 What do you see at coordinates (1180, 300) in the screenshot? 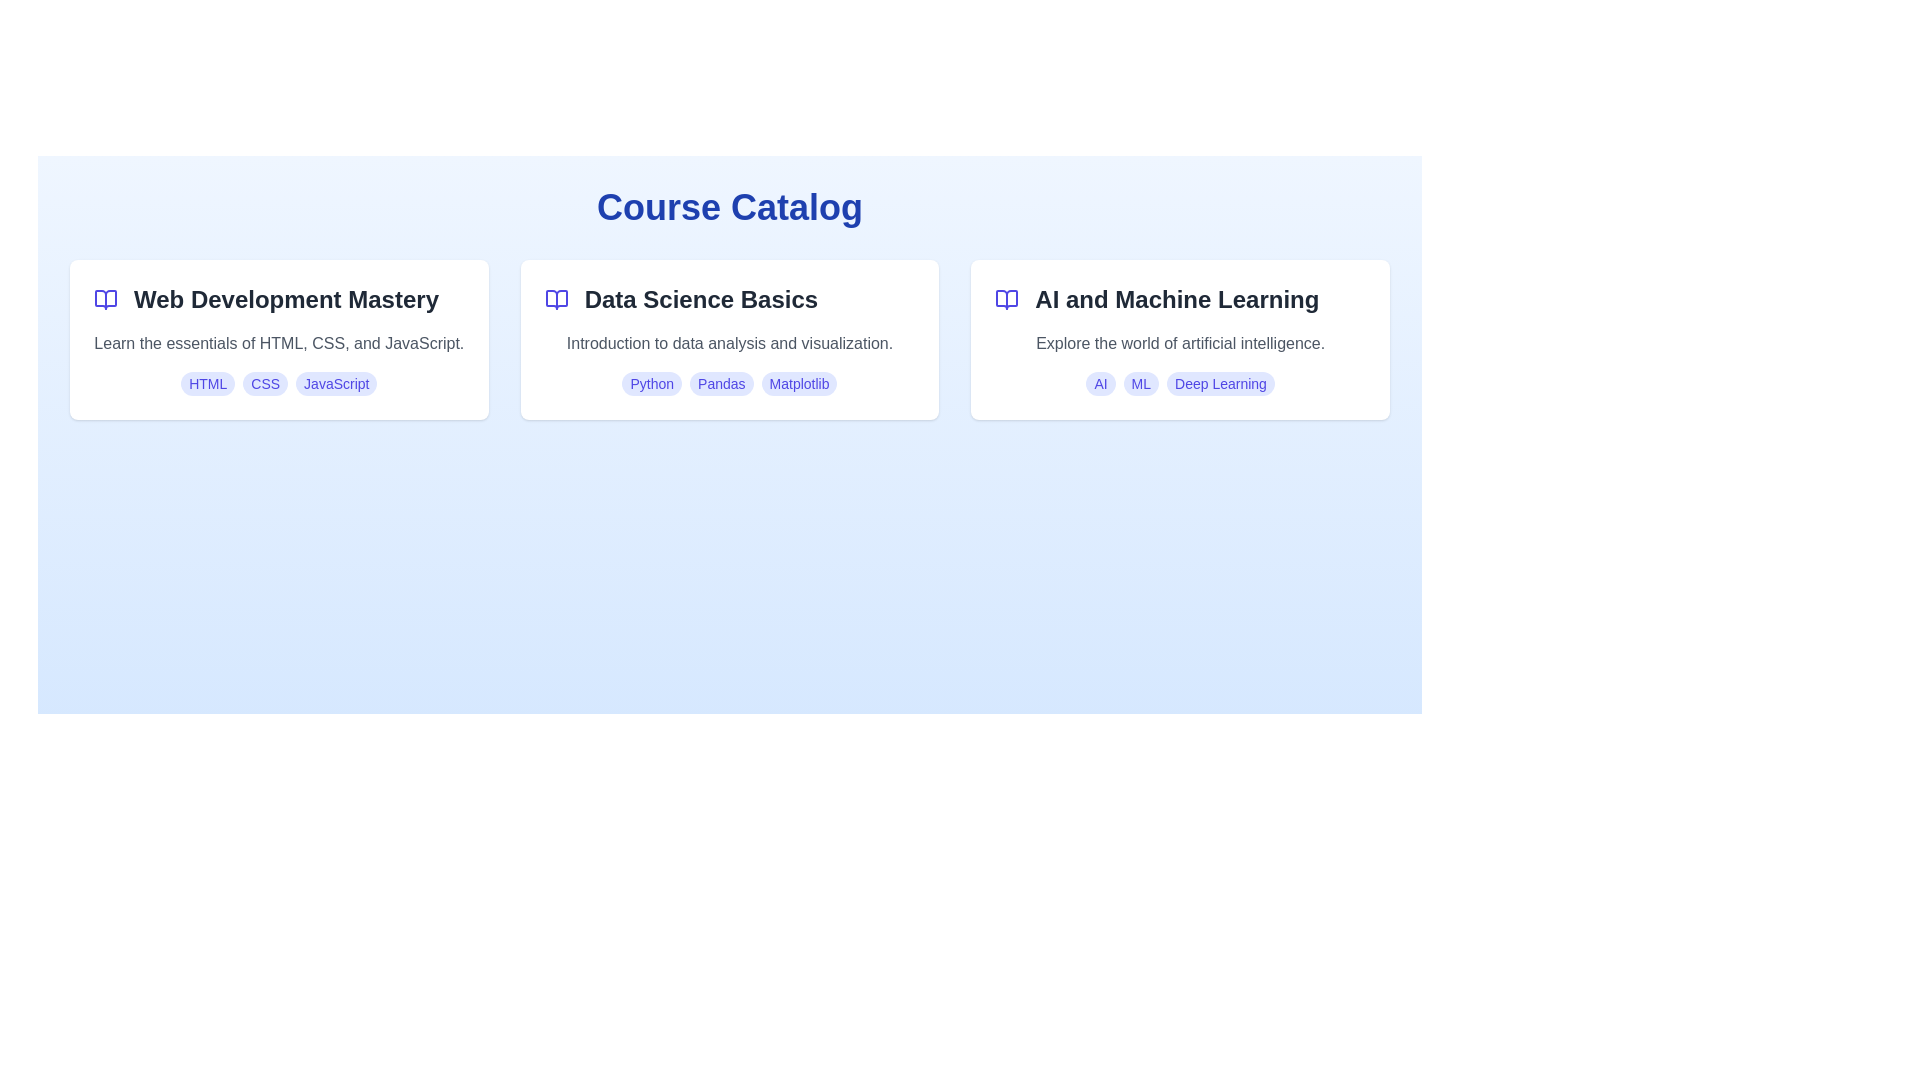
I see `the bold text label reading 'AI and Machine Learning' that is preceded by an indigo open book icon, located in the top section of the third card in a row of three` at bounding box center [1180, 300].